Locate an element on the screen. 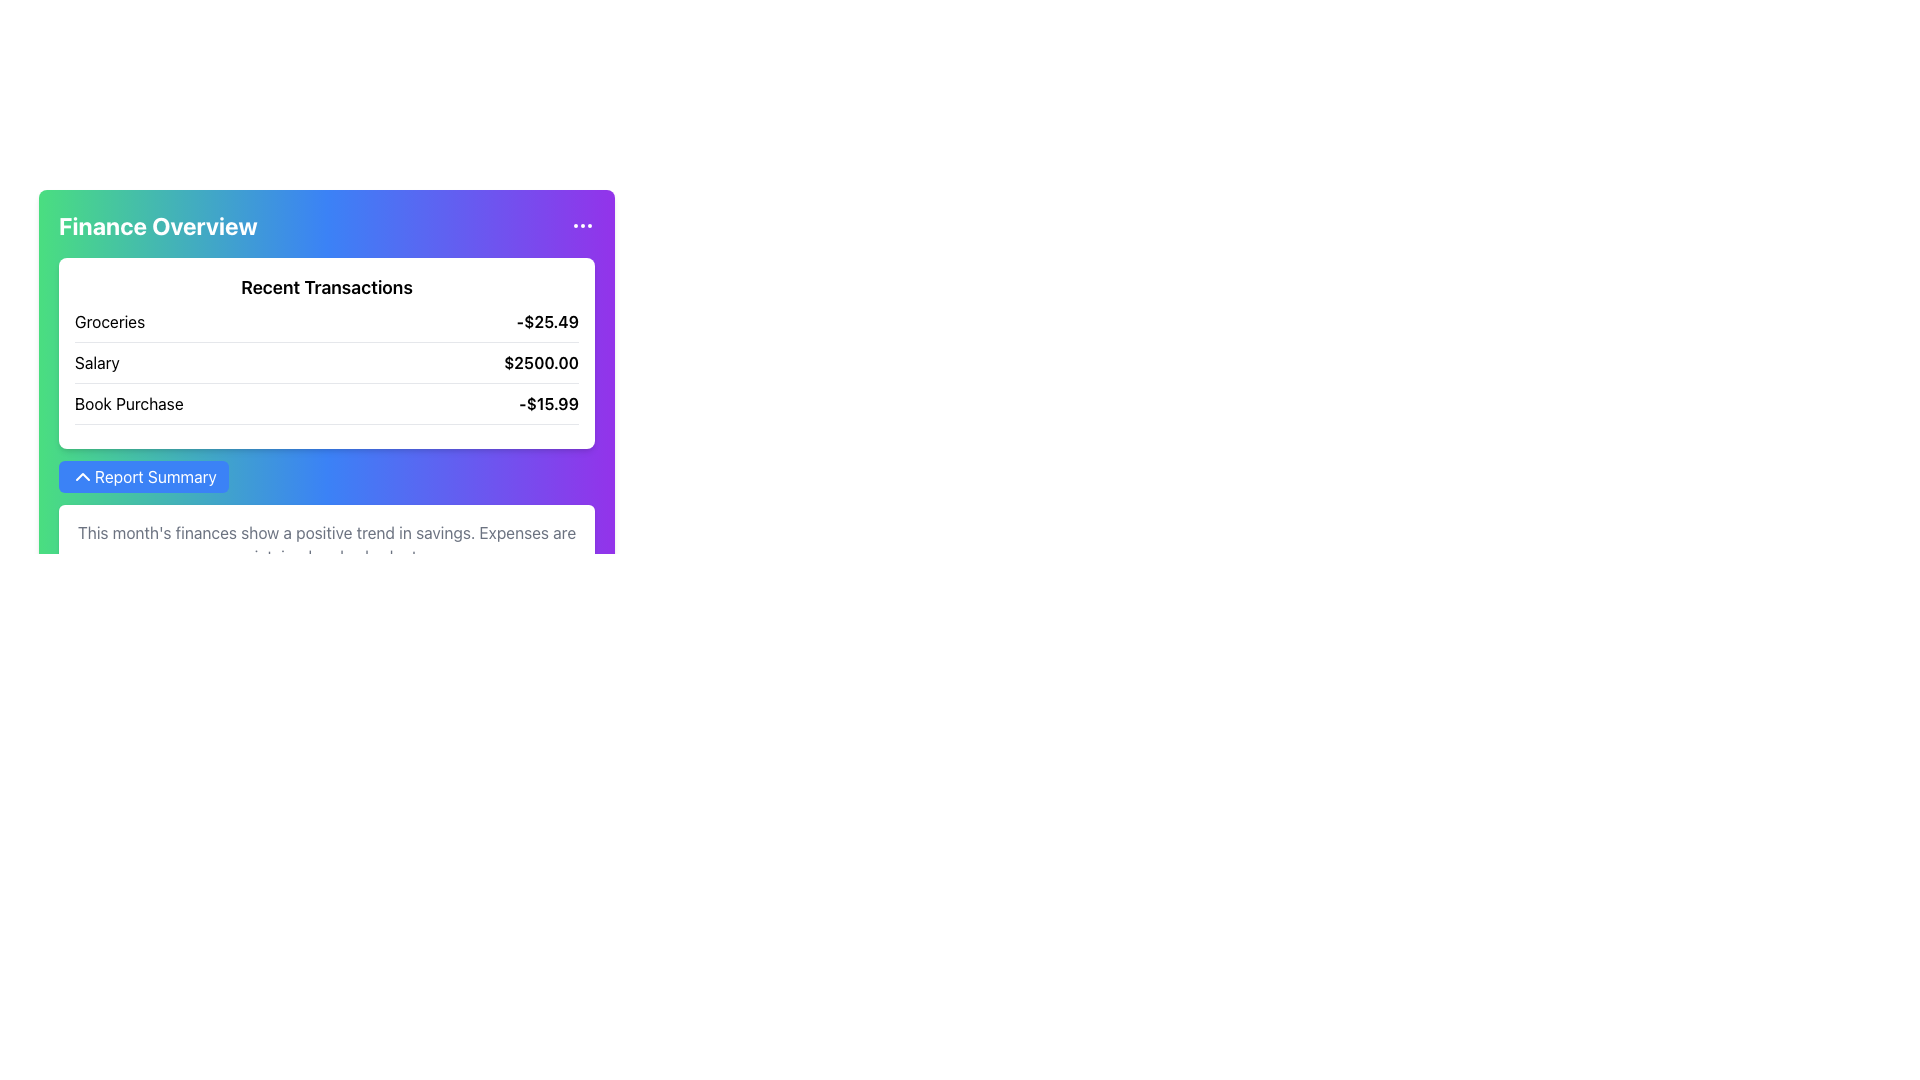  the informational Text block located at the bottom of the 'Finance Overview' section, directly below the 'Report Summary' button is located at coordinates (326, 544).